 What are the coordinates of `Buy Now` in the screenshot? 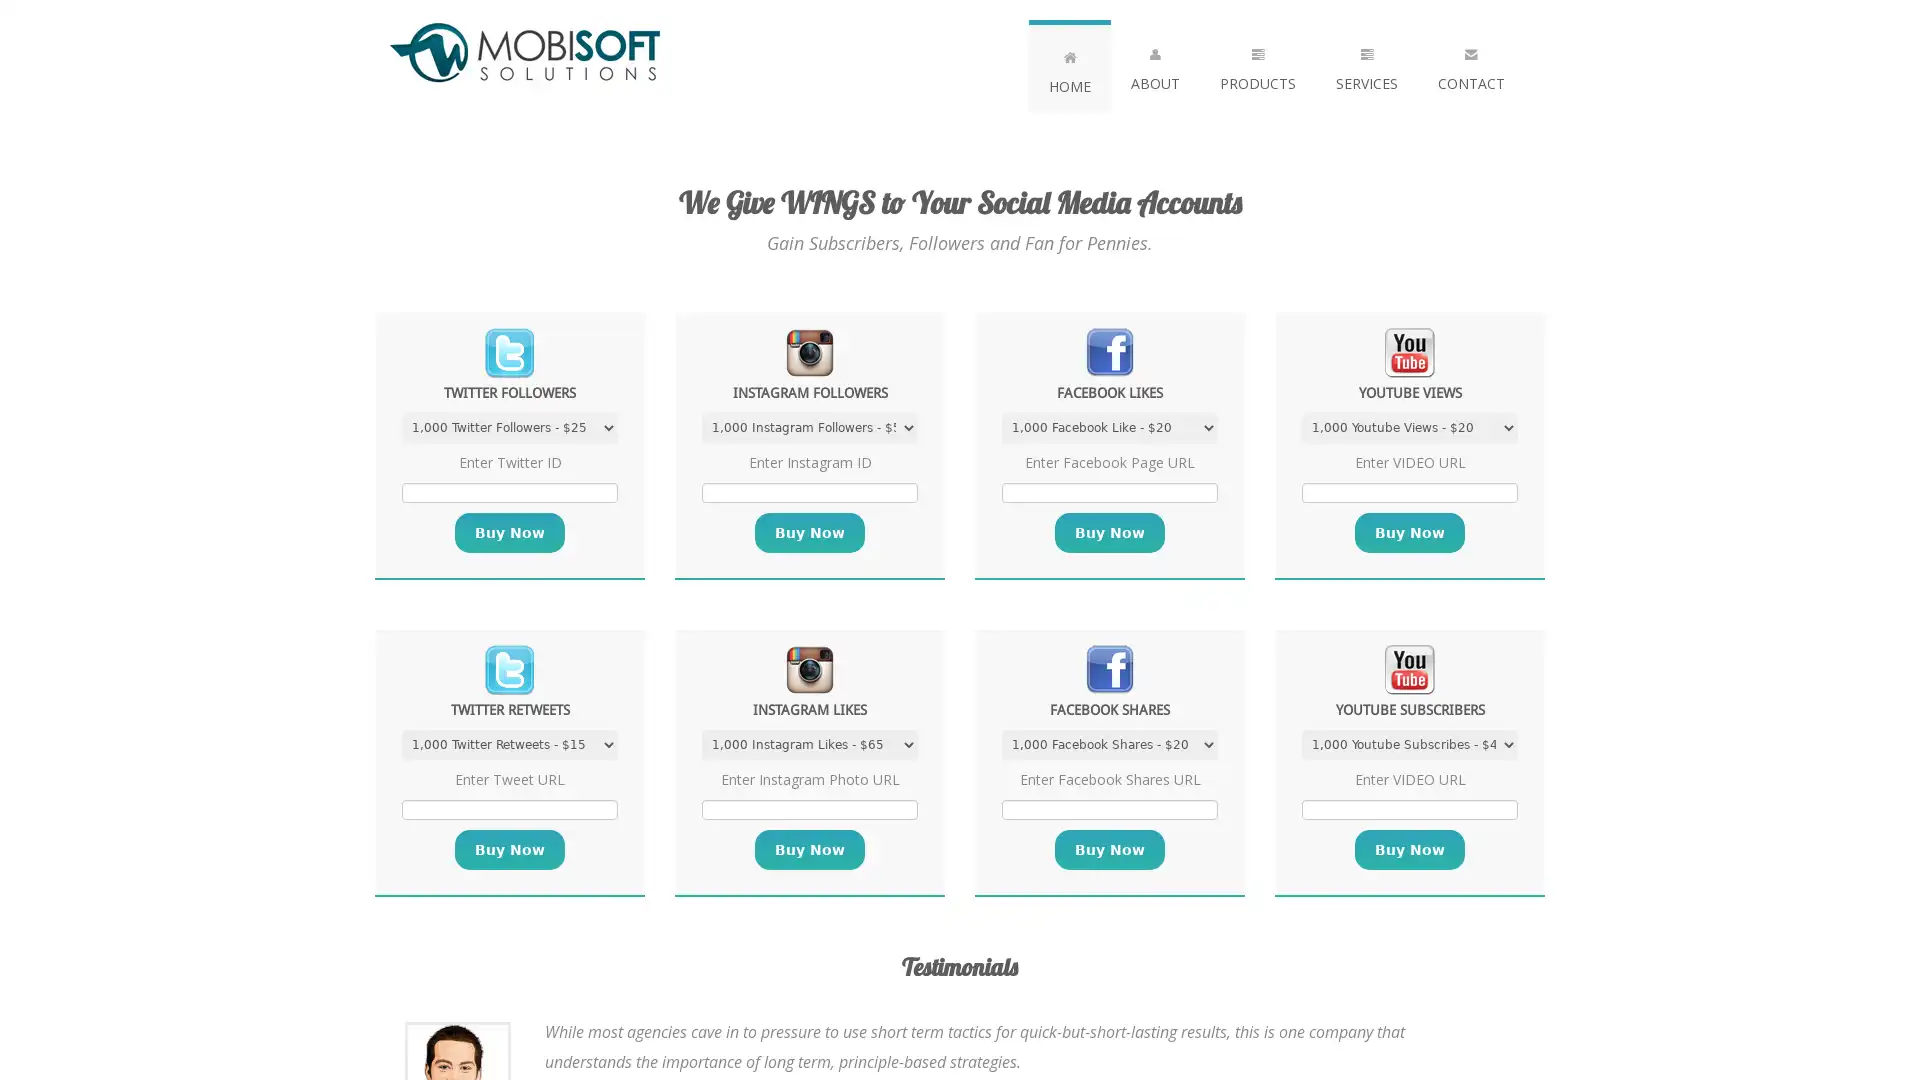 It's located at (1409, 531).